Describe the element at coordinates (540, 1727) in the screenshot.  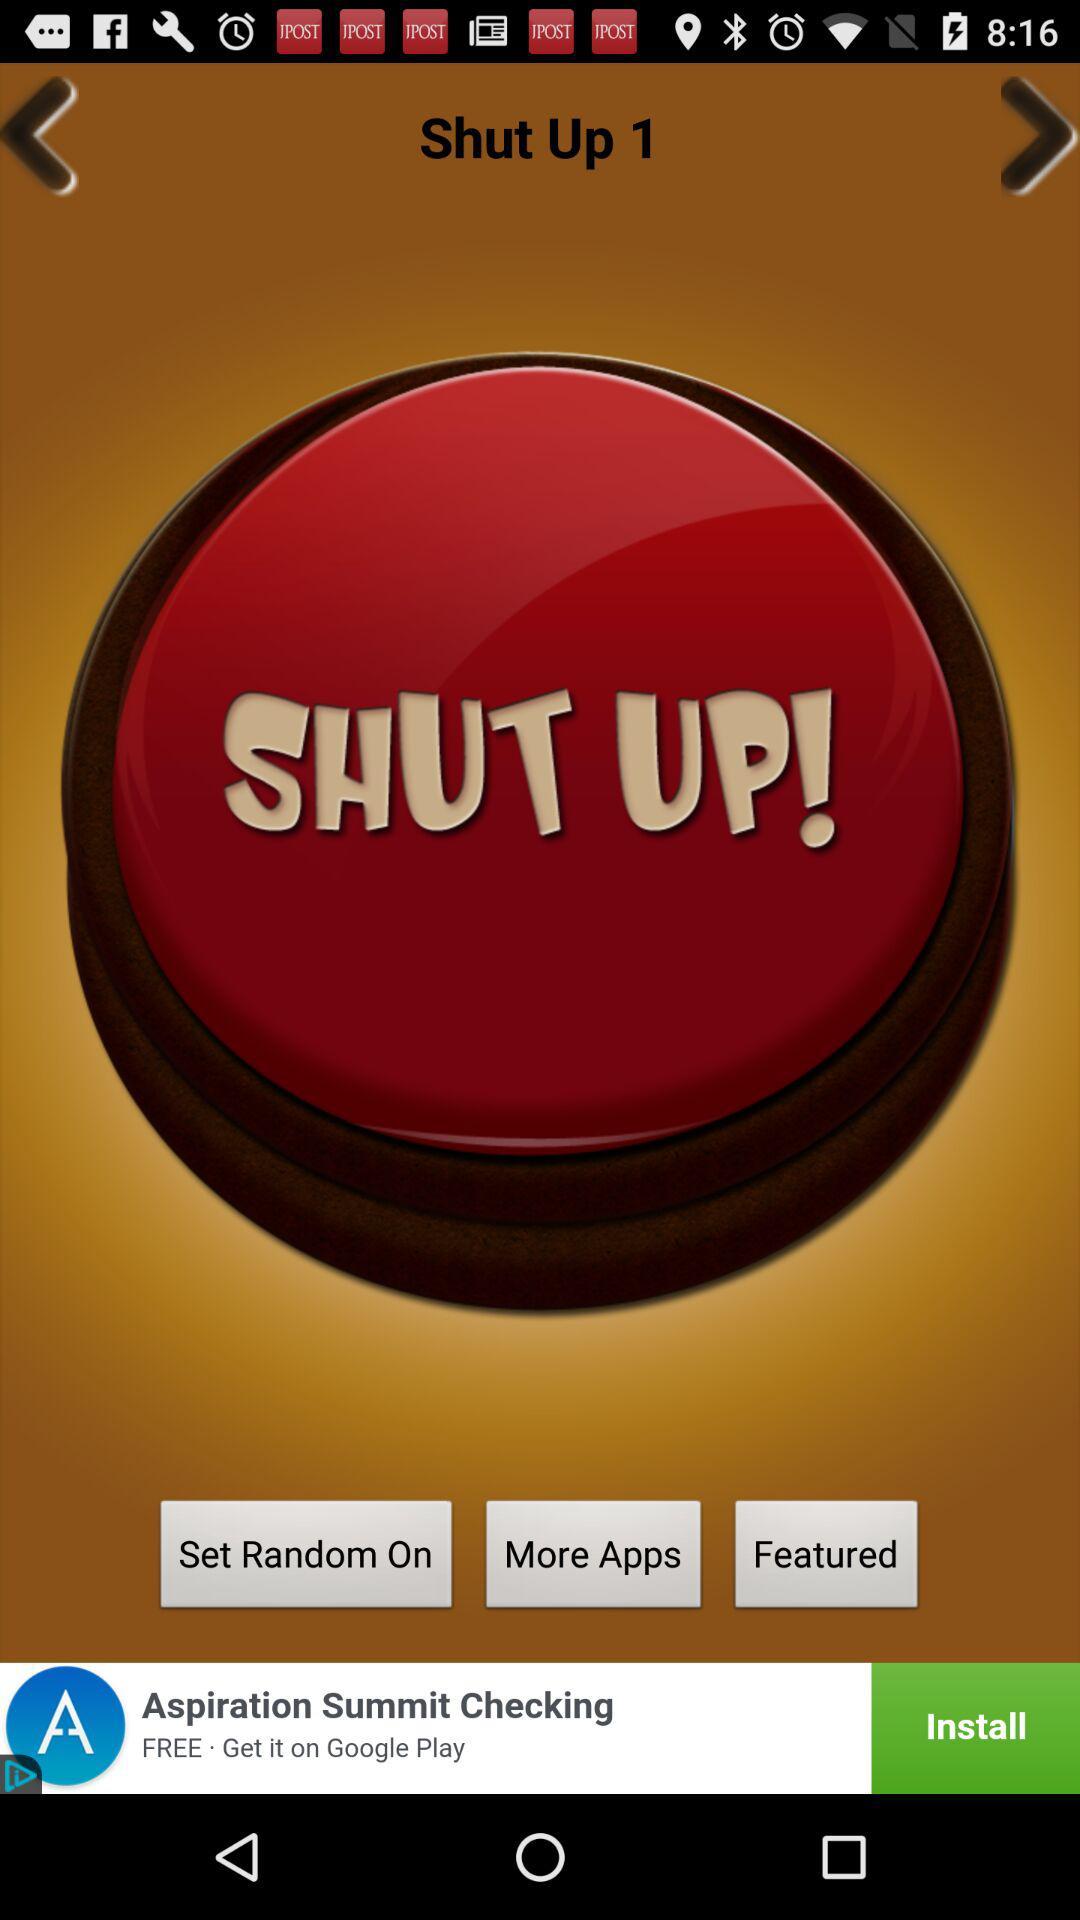
I see `share the article` at that location.